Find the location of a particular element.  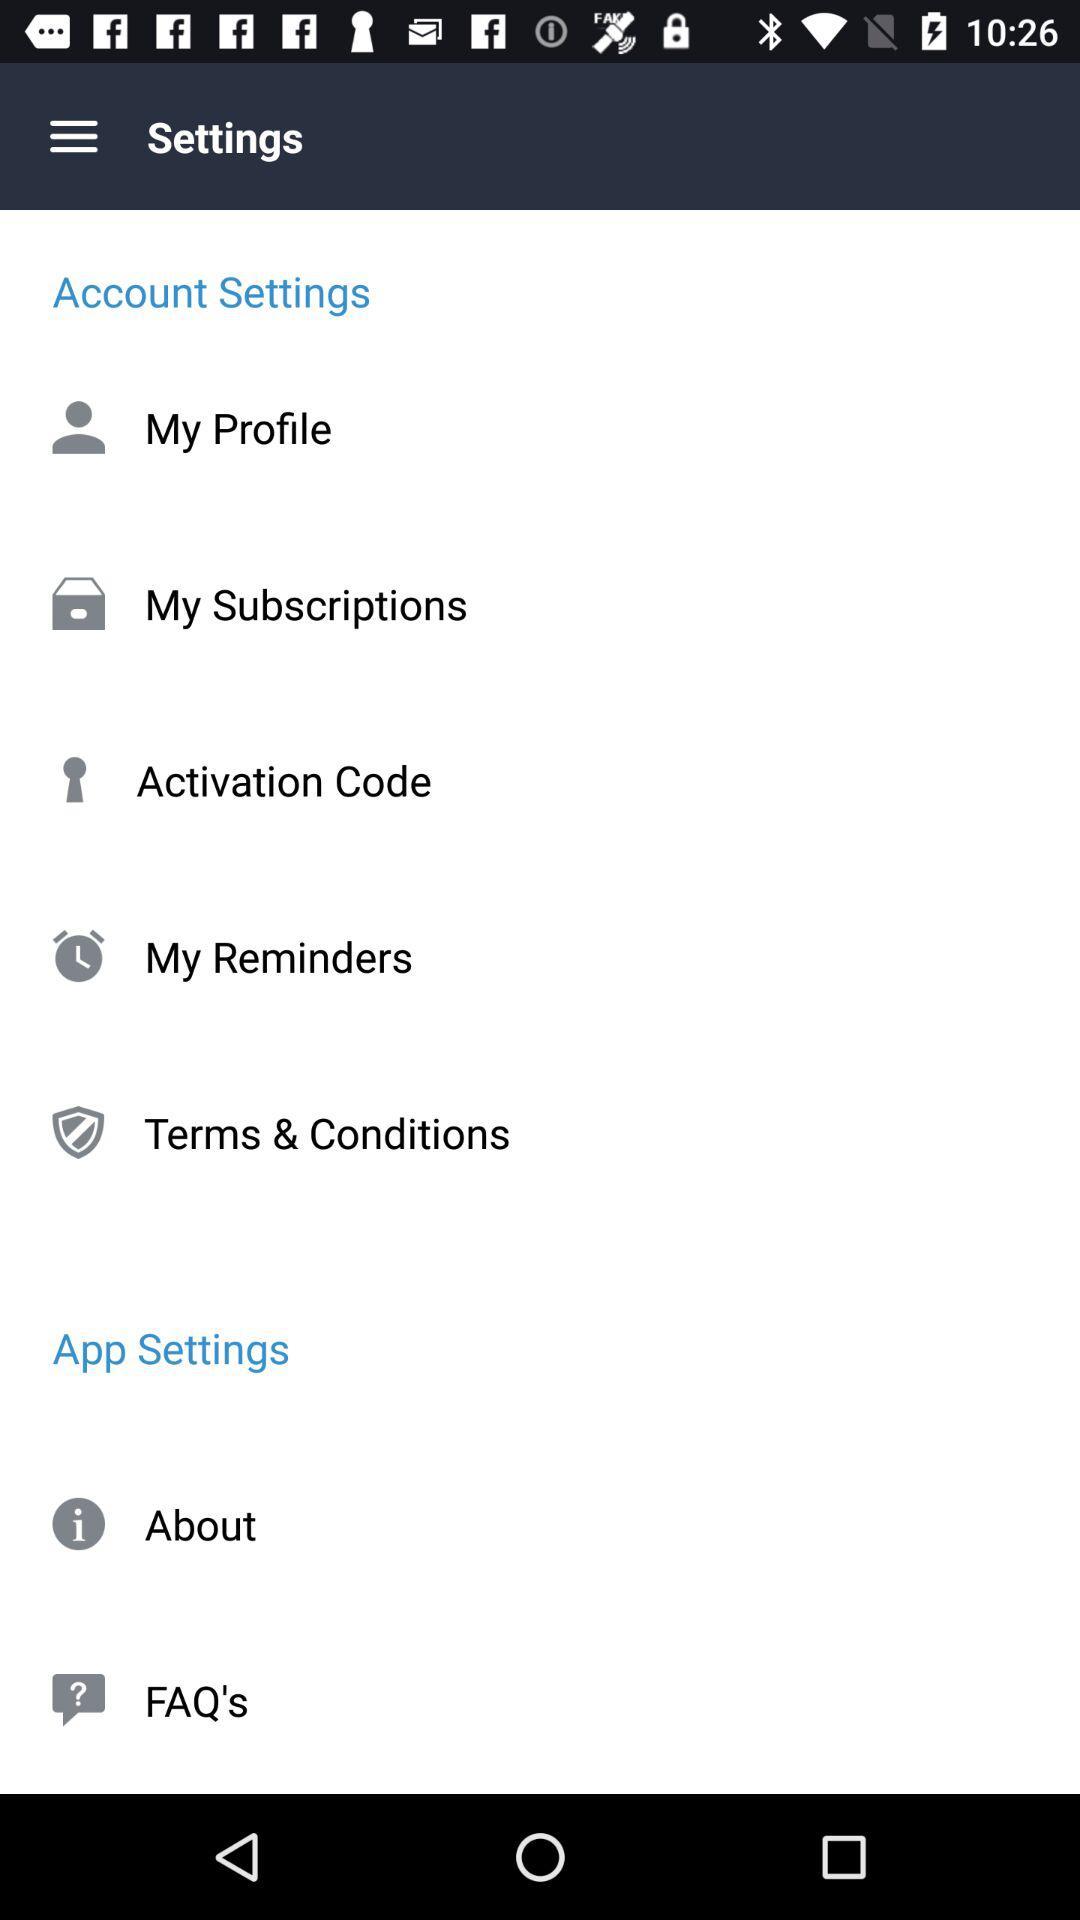

the item to the left of settings is located at coordinates (72, 135).